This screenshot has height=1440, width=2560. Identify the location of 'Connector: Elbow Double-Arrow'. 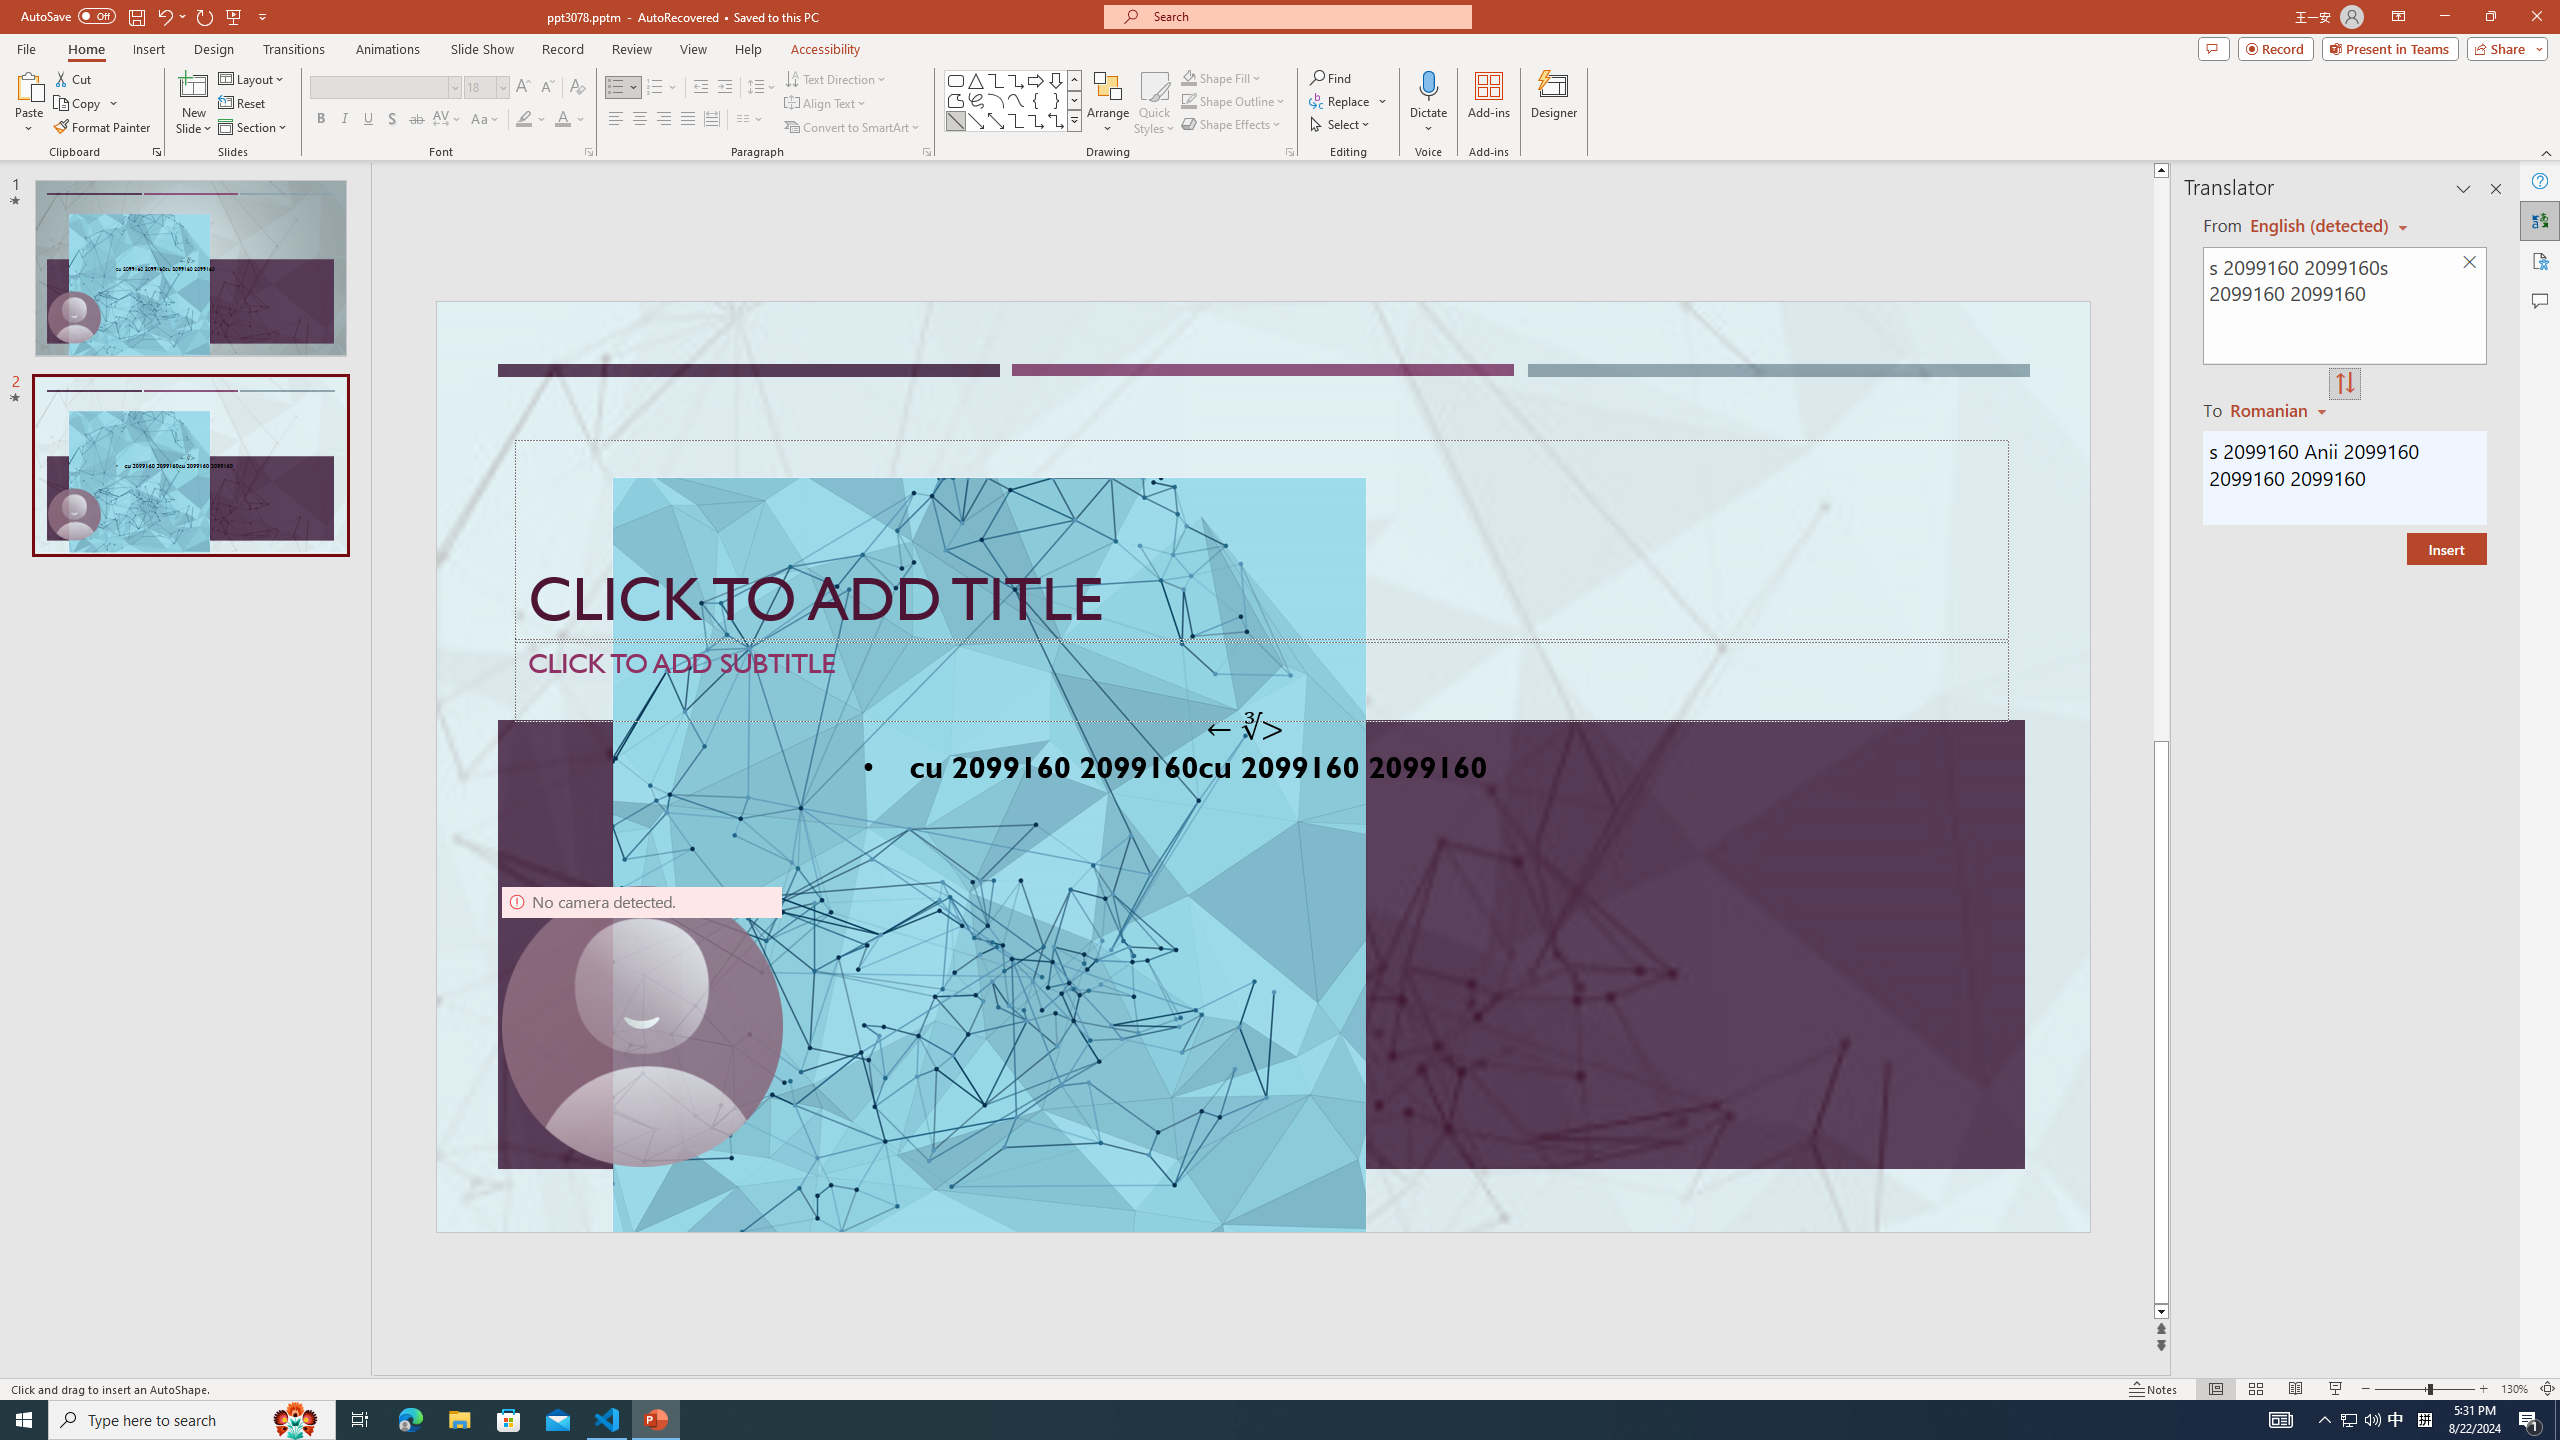
(1055, 119).